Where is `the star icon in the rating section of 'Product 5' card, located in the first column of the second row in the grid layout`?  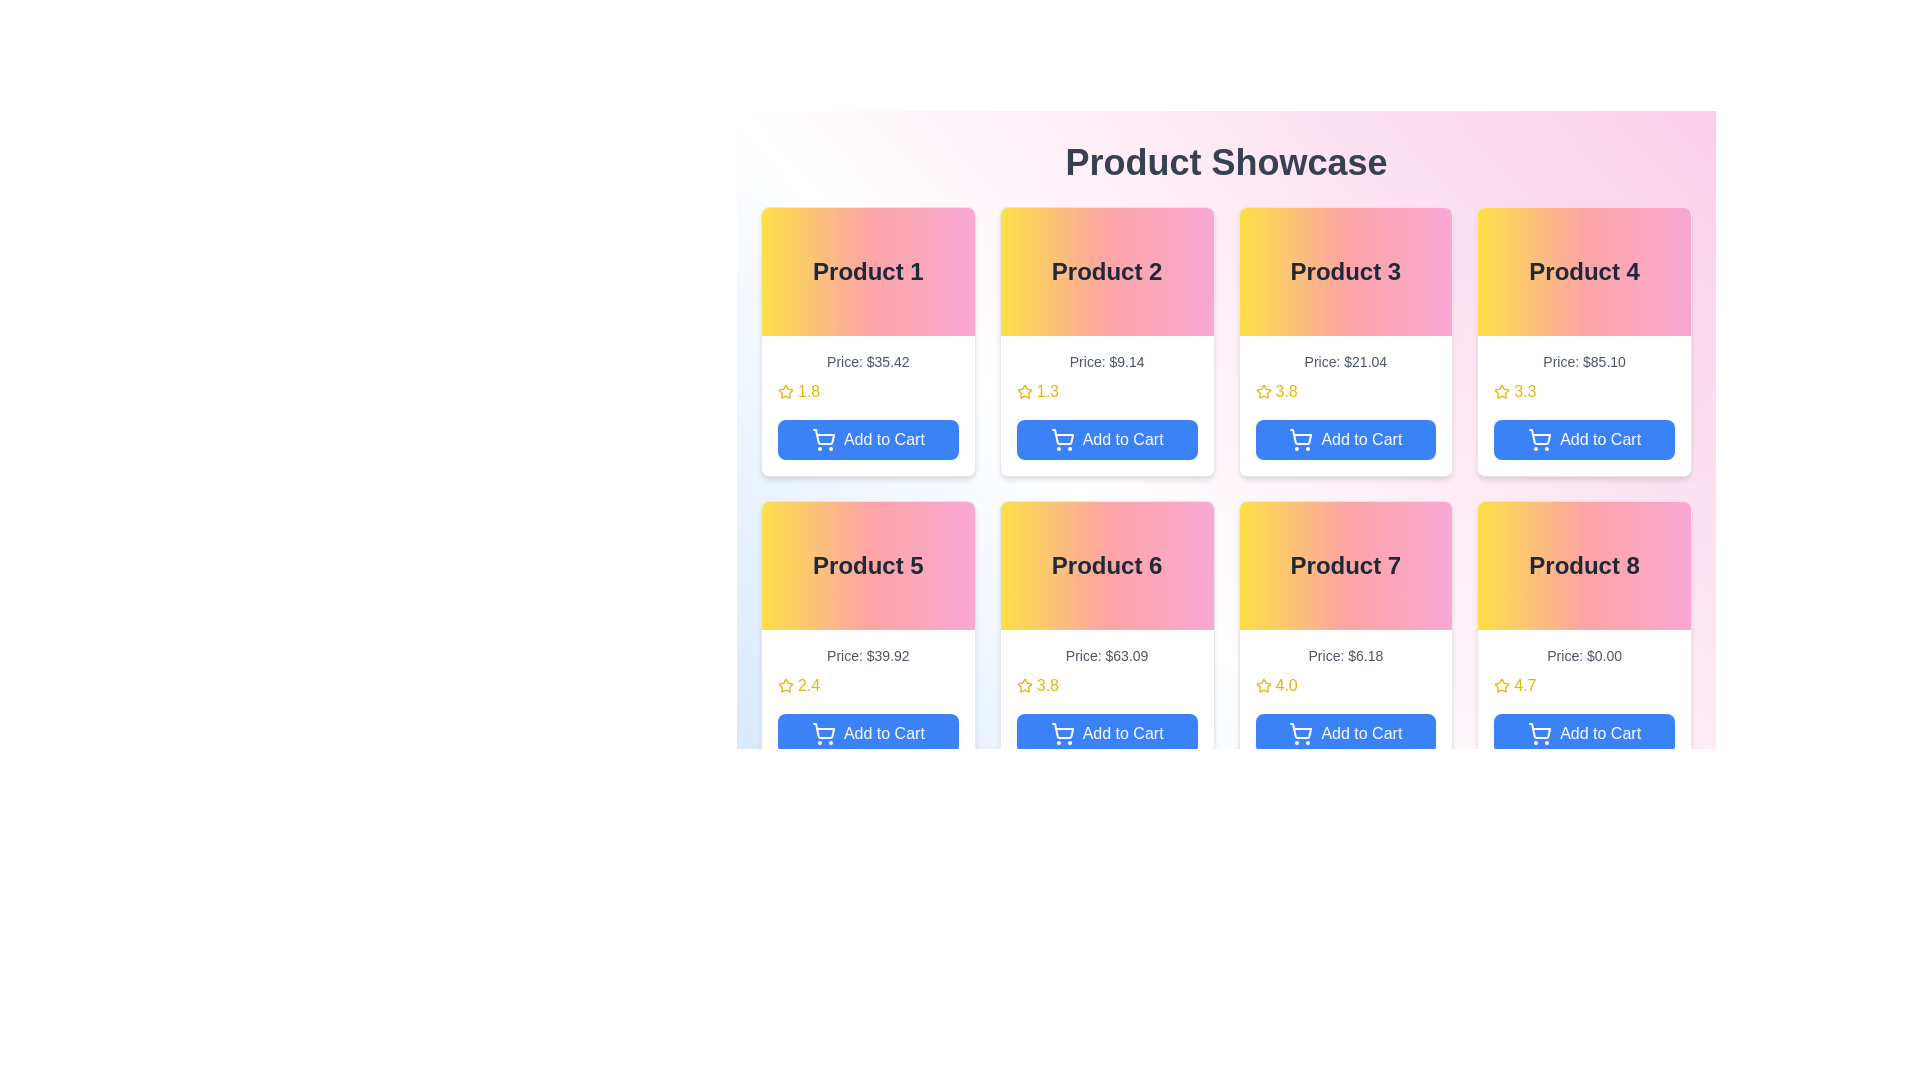
the star icon in the rating section of 'Product 5' card, located in the first column of the second row in the grid layout is located at coordinates (785, 684).